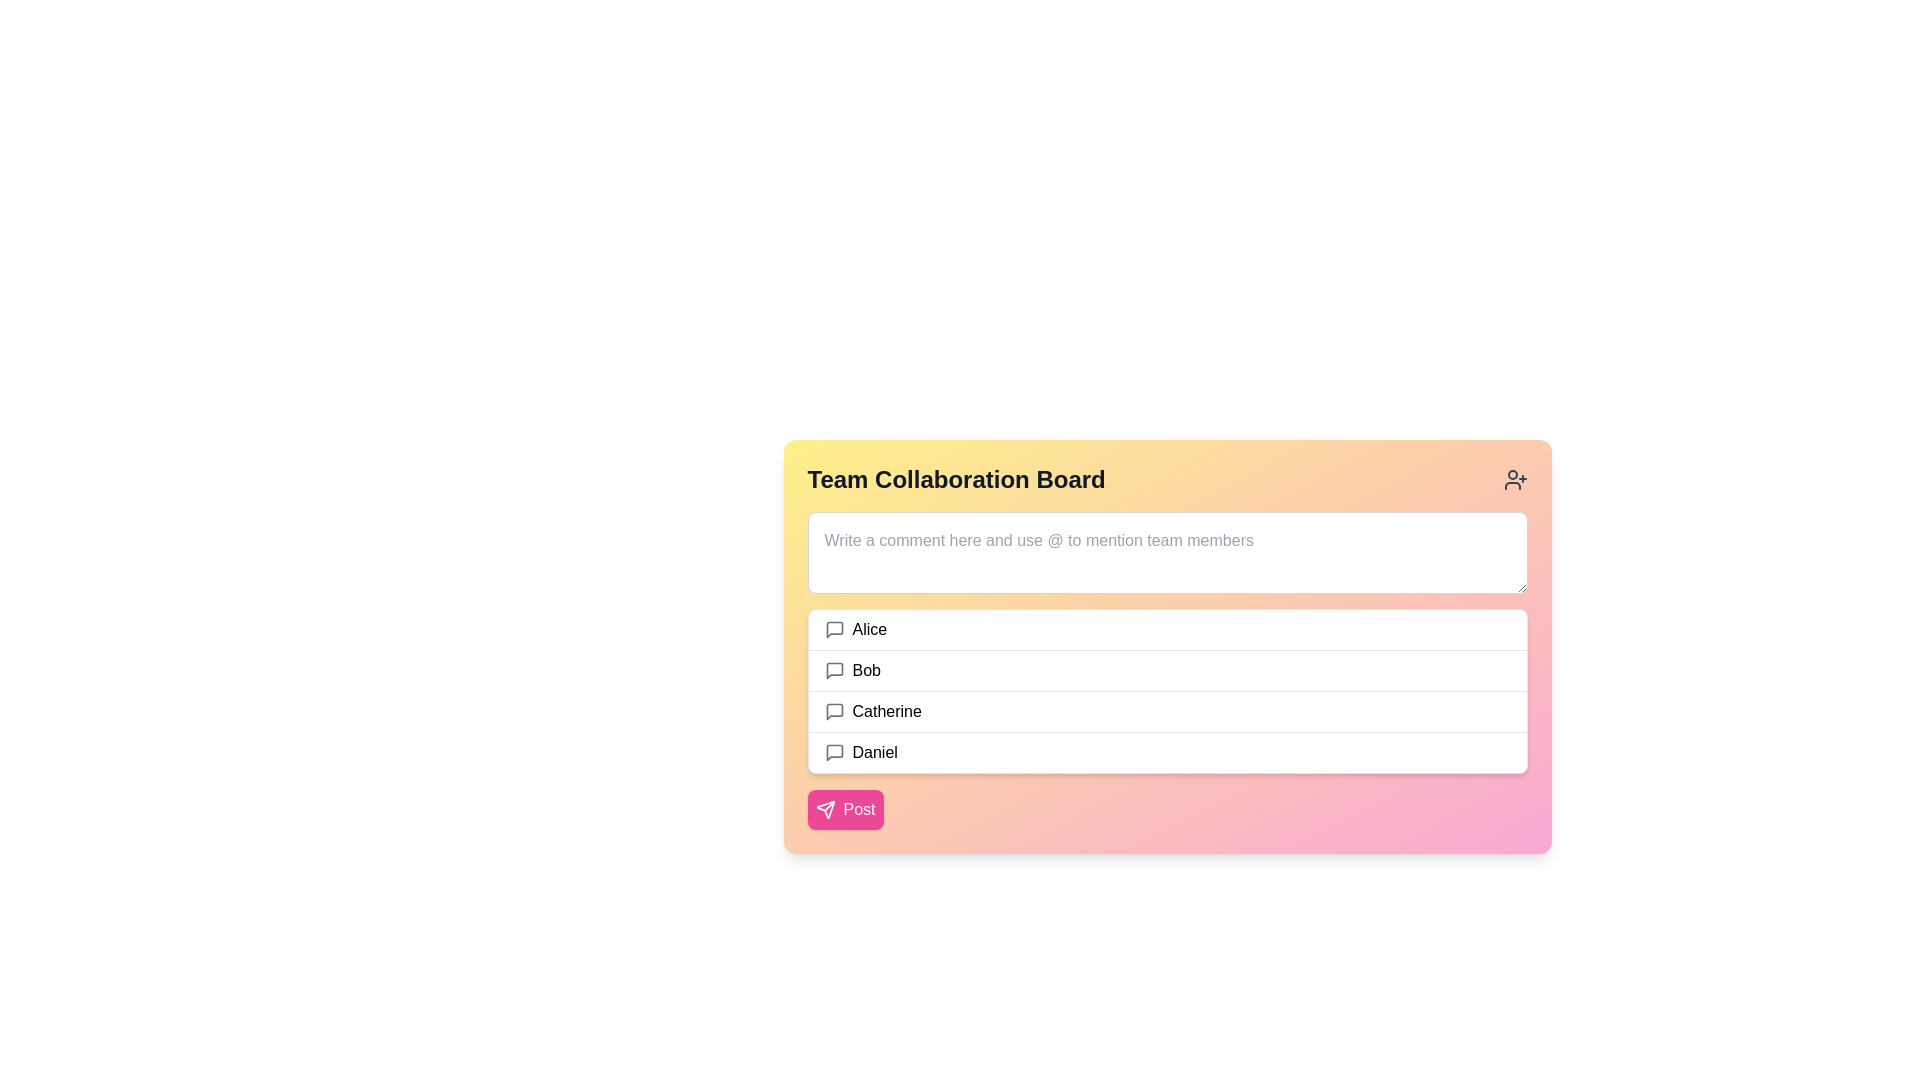  I want to click on the comment icon adjacent to the name 'Catherine' in the vertical list of user names, so click(834, 711).